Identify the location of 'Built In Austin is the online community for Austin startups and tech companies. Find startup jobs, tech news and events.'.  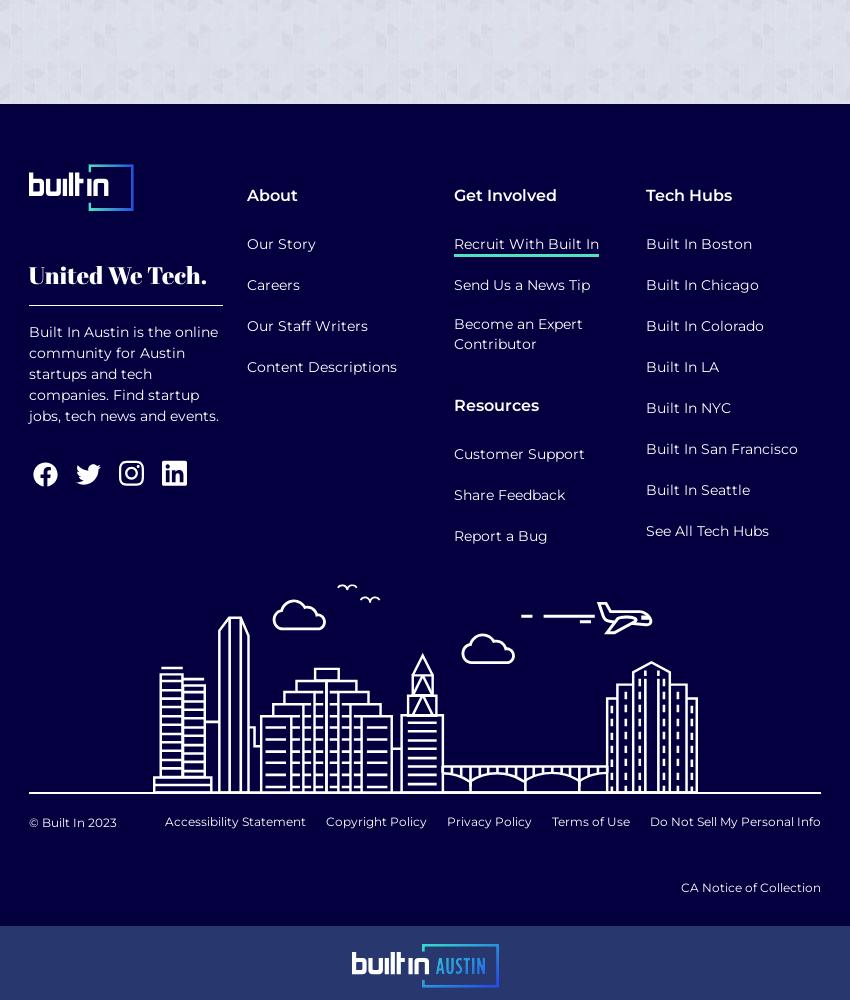
(123, 372).